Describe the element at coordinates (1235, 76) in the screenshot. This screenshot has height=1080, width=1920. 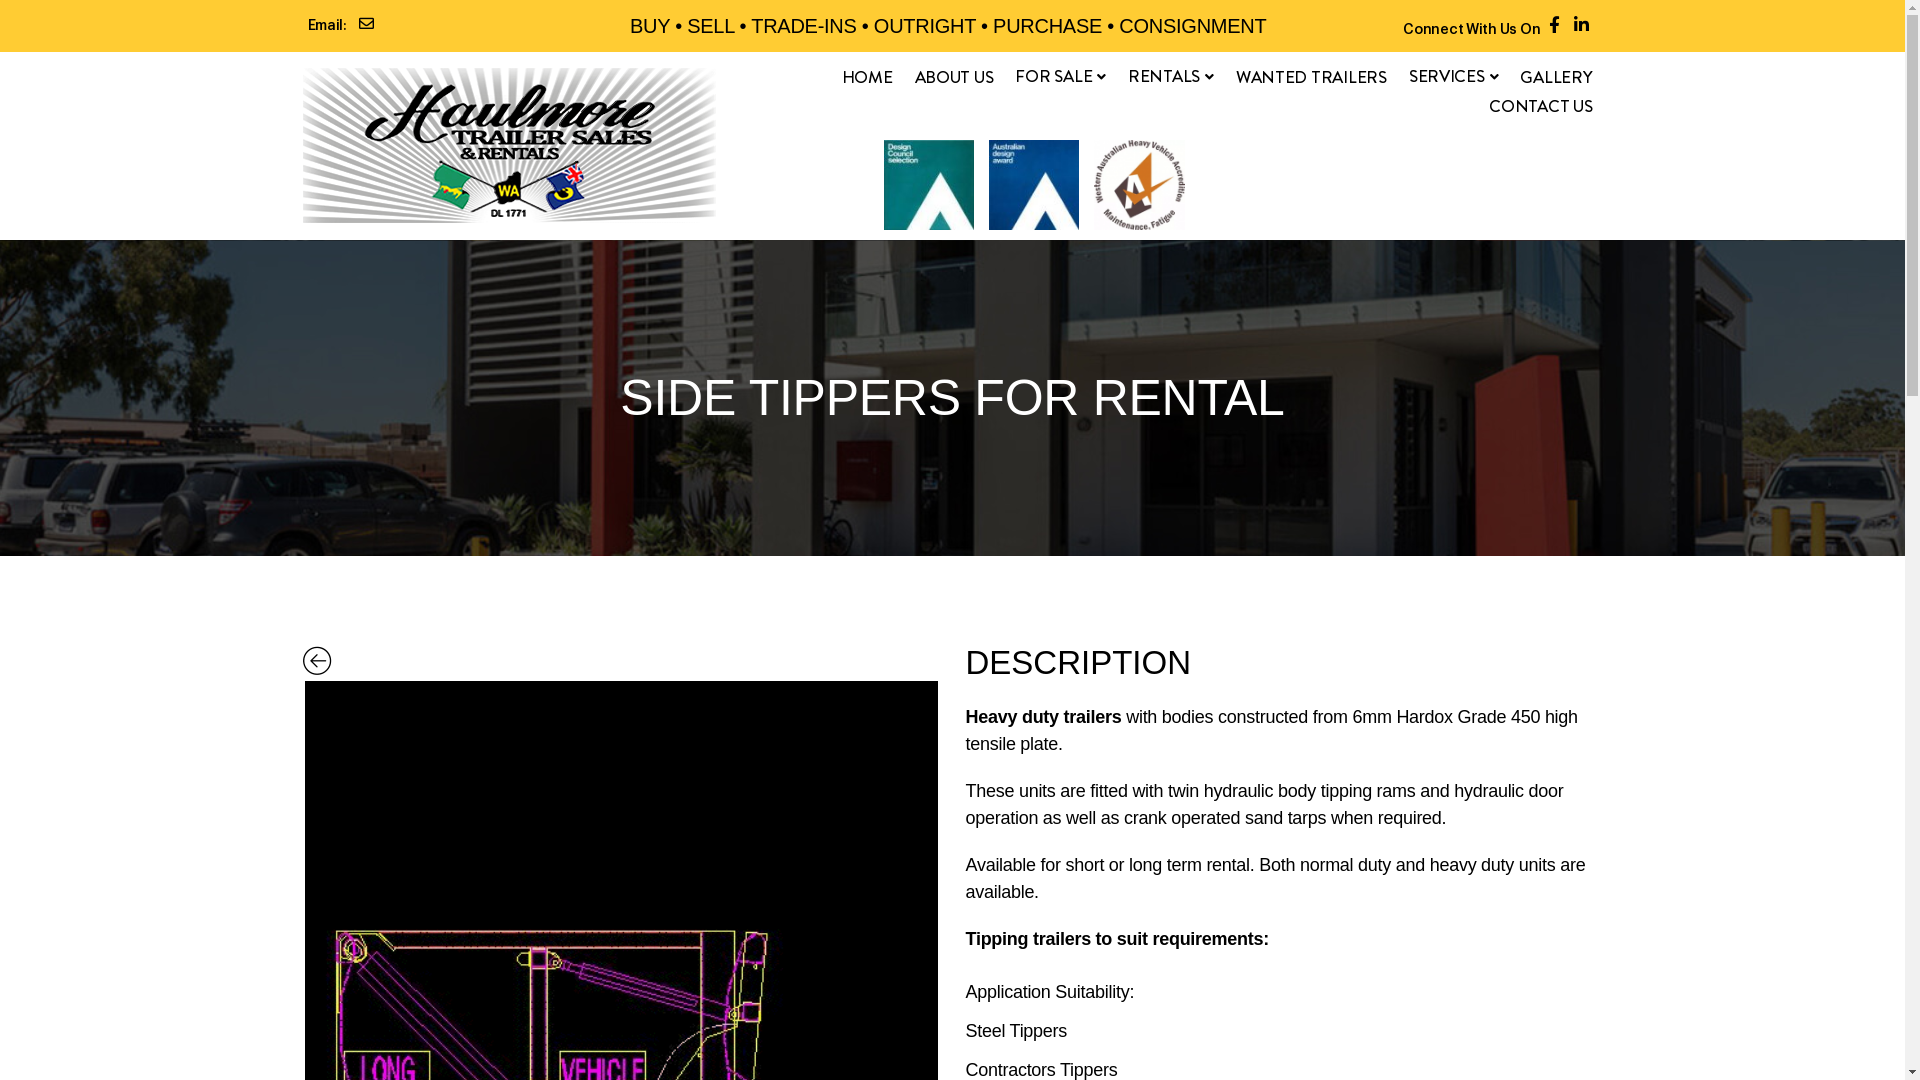
I see `'WANTED TRAILERS'` at that location.